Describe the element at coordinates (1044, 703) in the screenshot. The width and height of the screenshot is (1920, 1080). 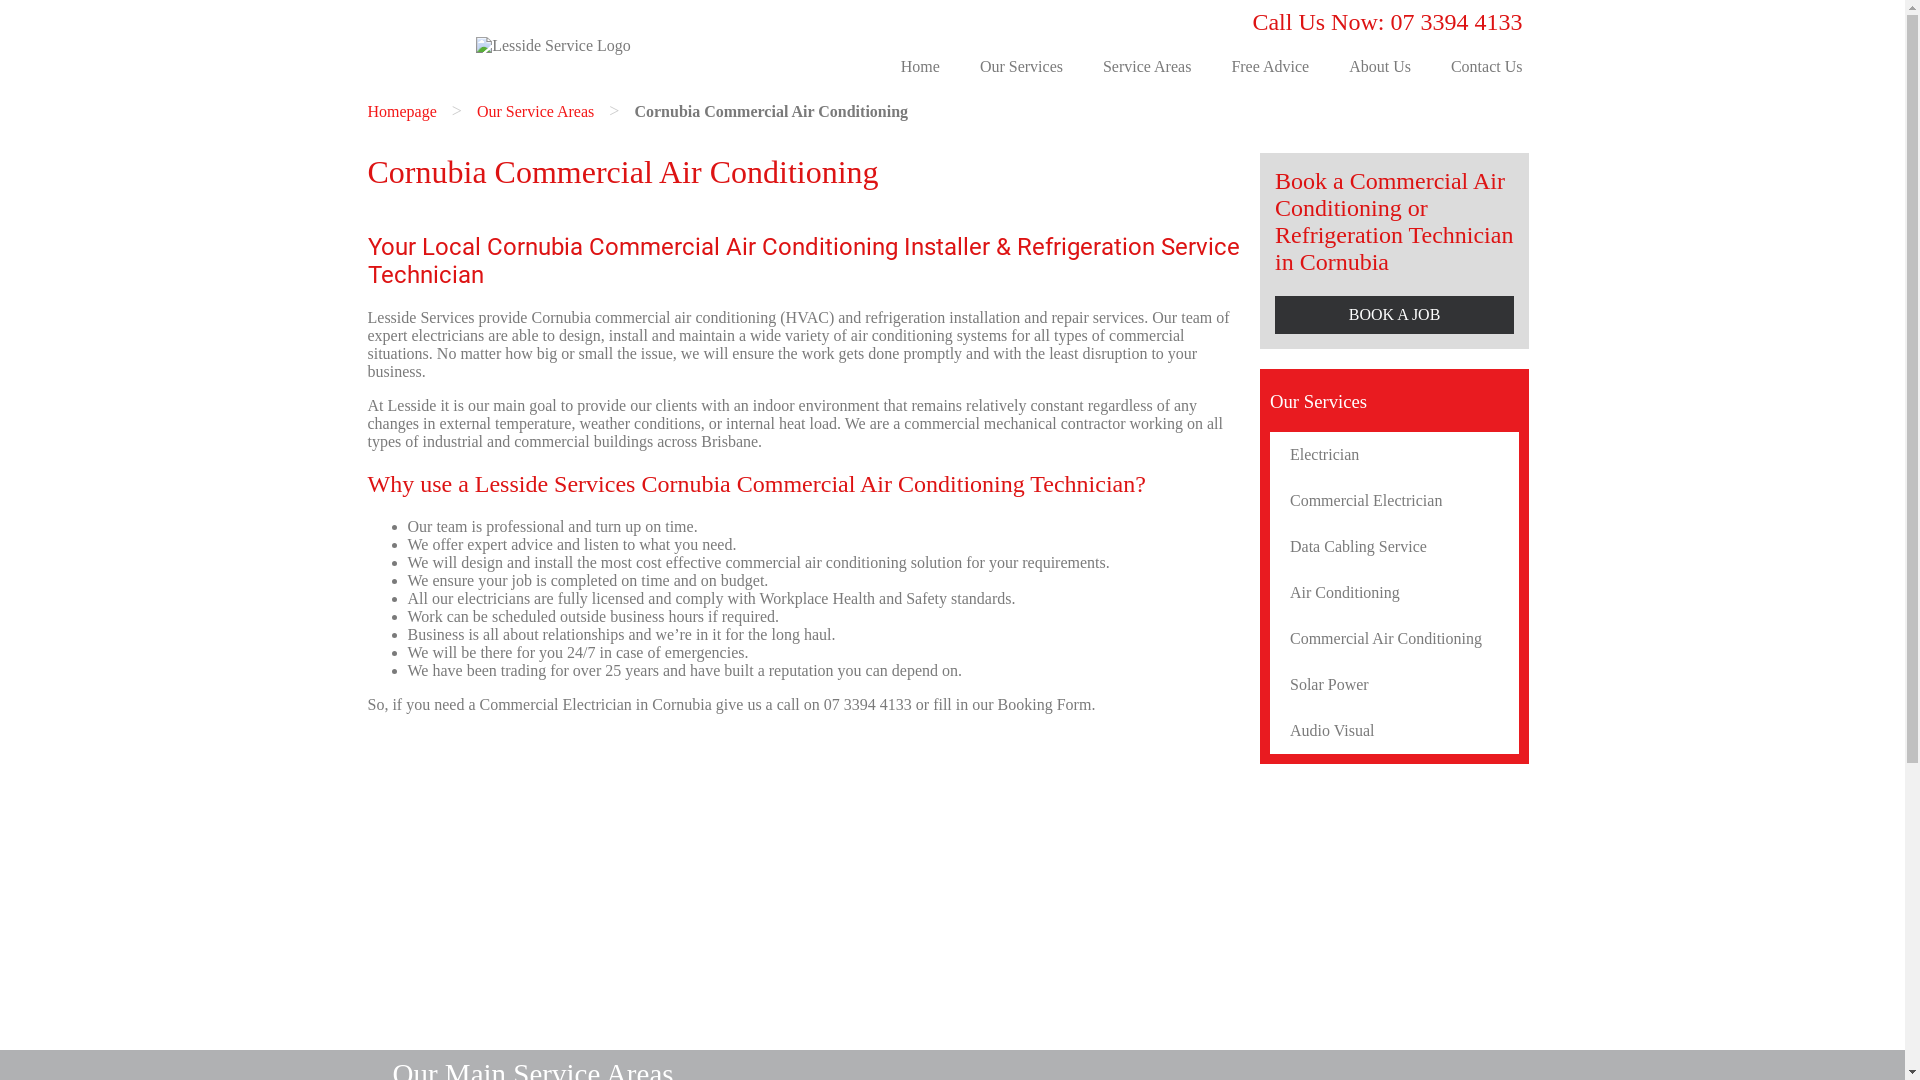
I see `'Booking Form'` at that location.